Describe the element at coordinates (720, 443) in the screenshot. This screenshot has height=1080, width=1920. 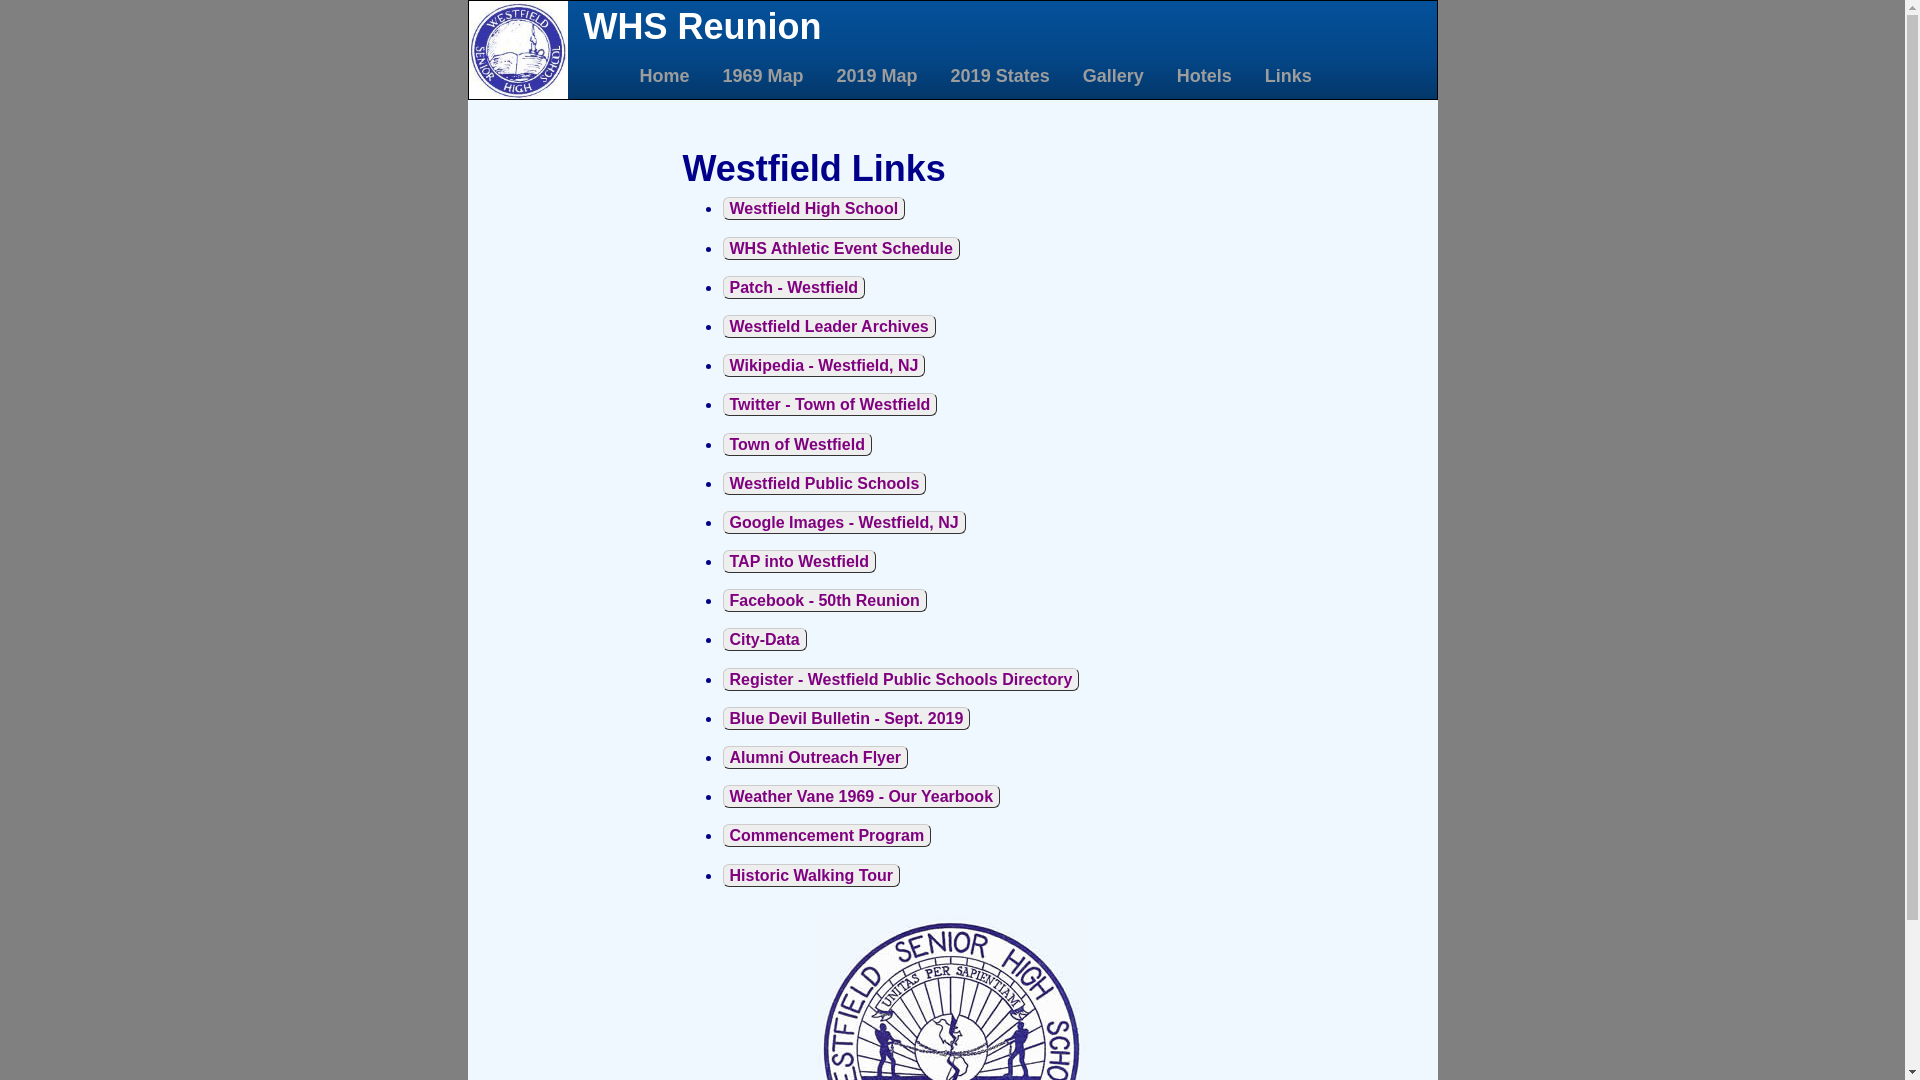
I see `'Town of Westfield'` at that location.